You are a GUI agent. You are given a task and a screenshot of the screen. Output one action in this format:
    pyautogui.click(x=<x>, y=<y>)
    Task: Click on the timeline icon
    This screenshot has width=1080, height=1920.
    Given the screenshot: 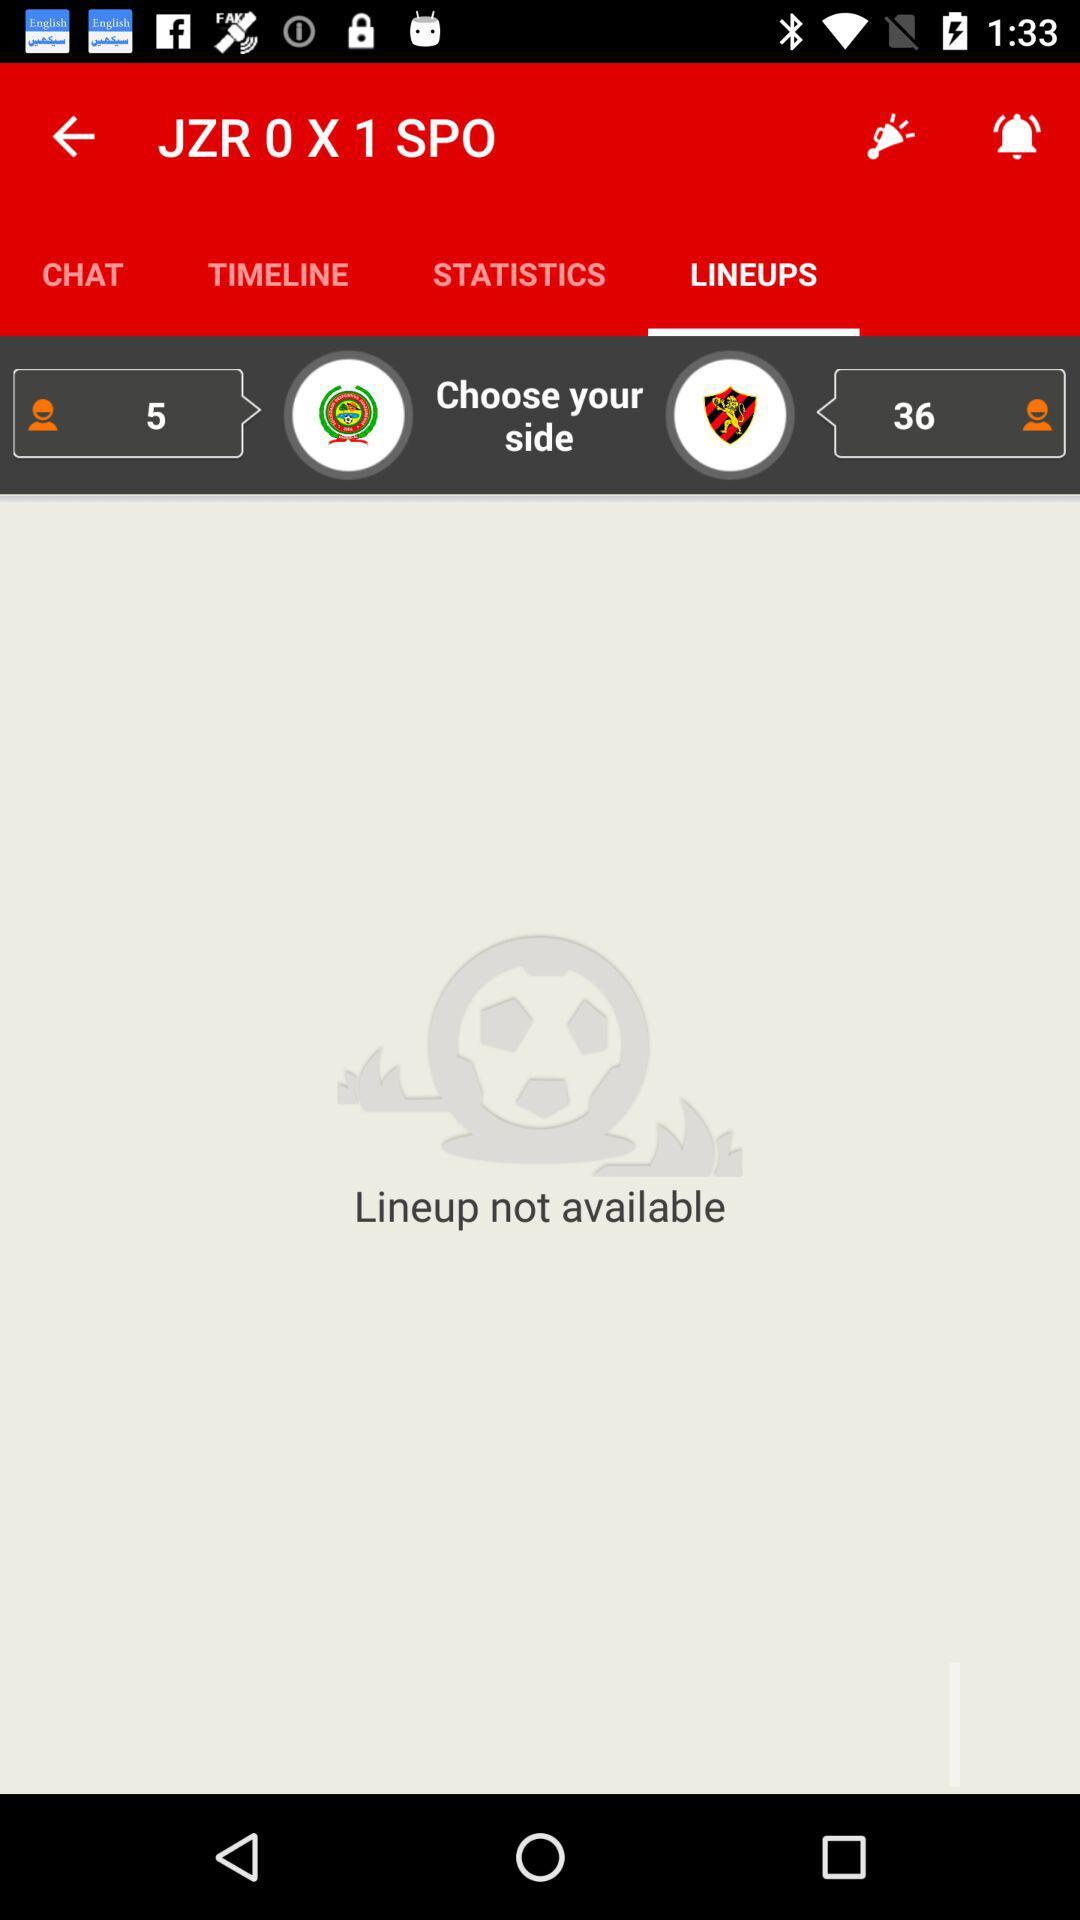 What is the action you would take?
    pyautogui.click(x=278, y=272)
    